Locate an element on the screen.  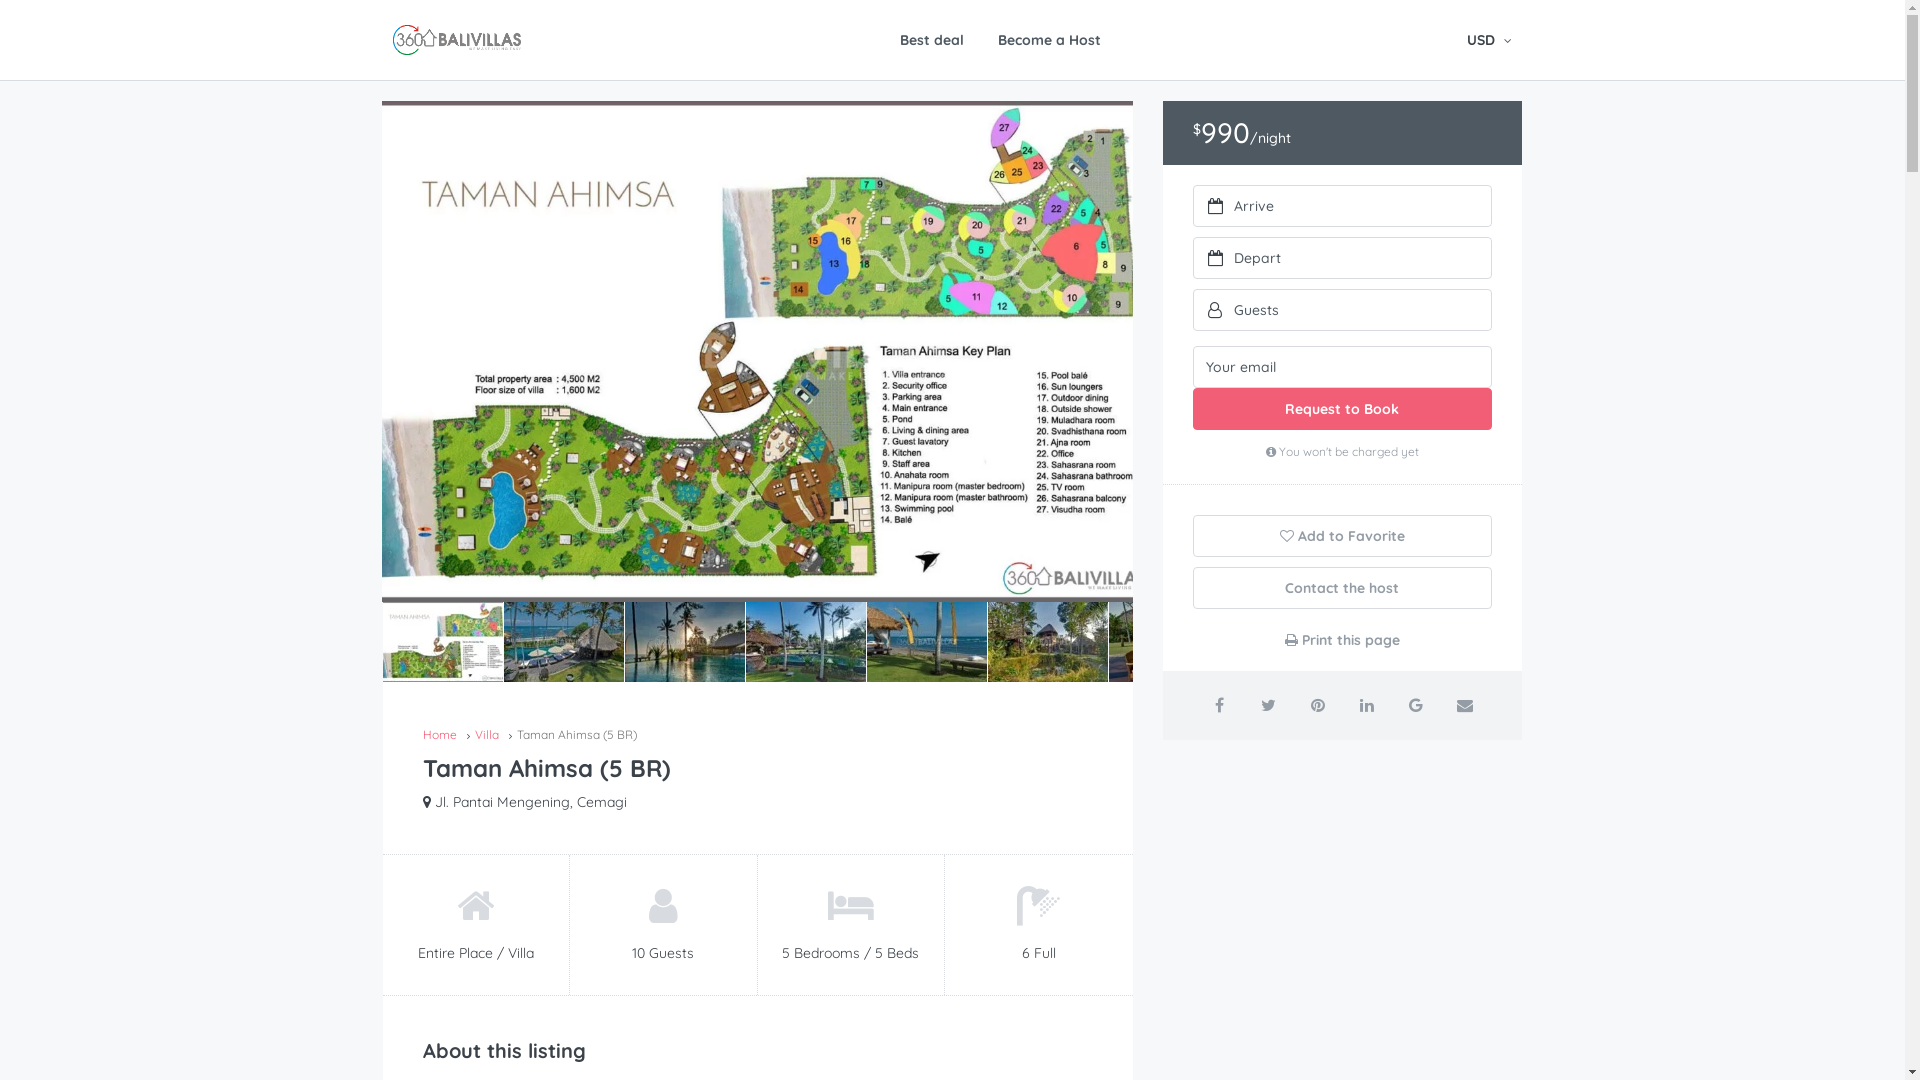
'Become a Host' is located at coordinates (1048, 39).